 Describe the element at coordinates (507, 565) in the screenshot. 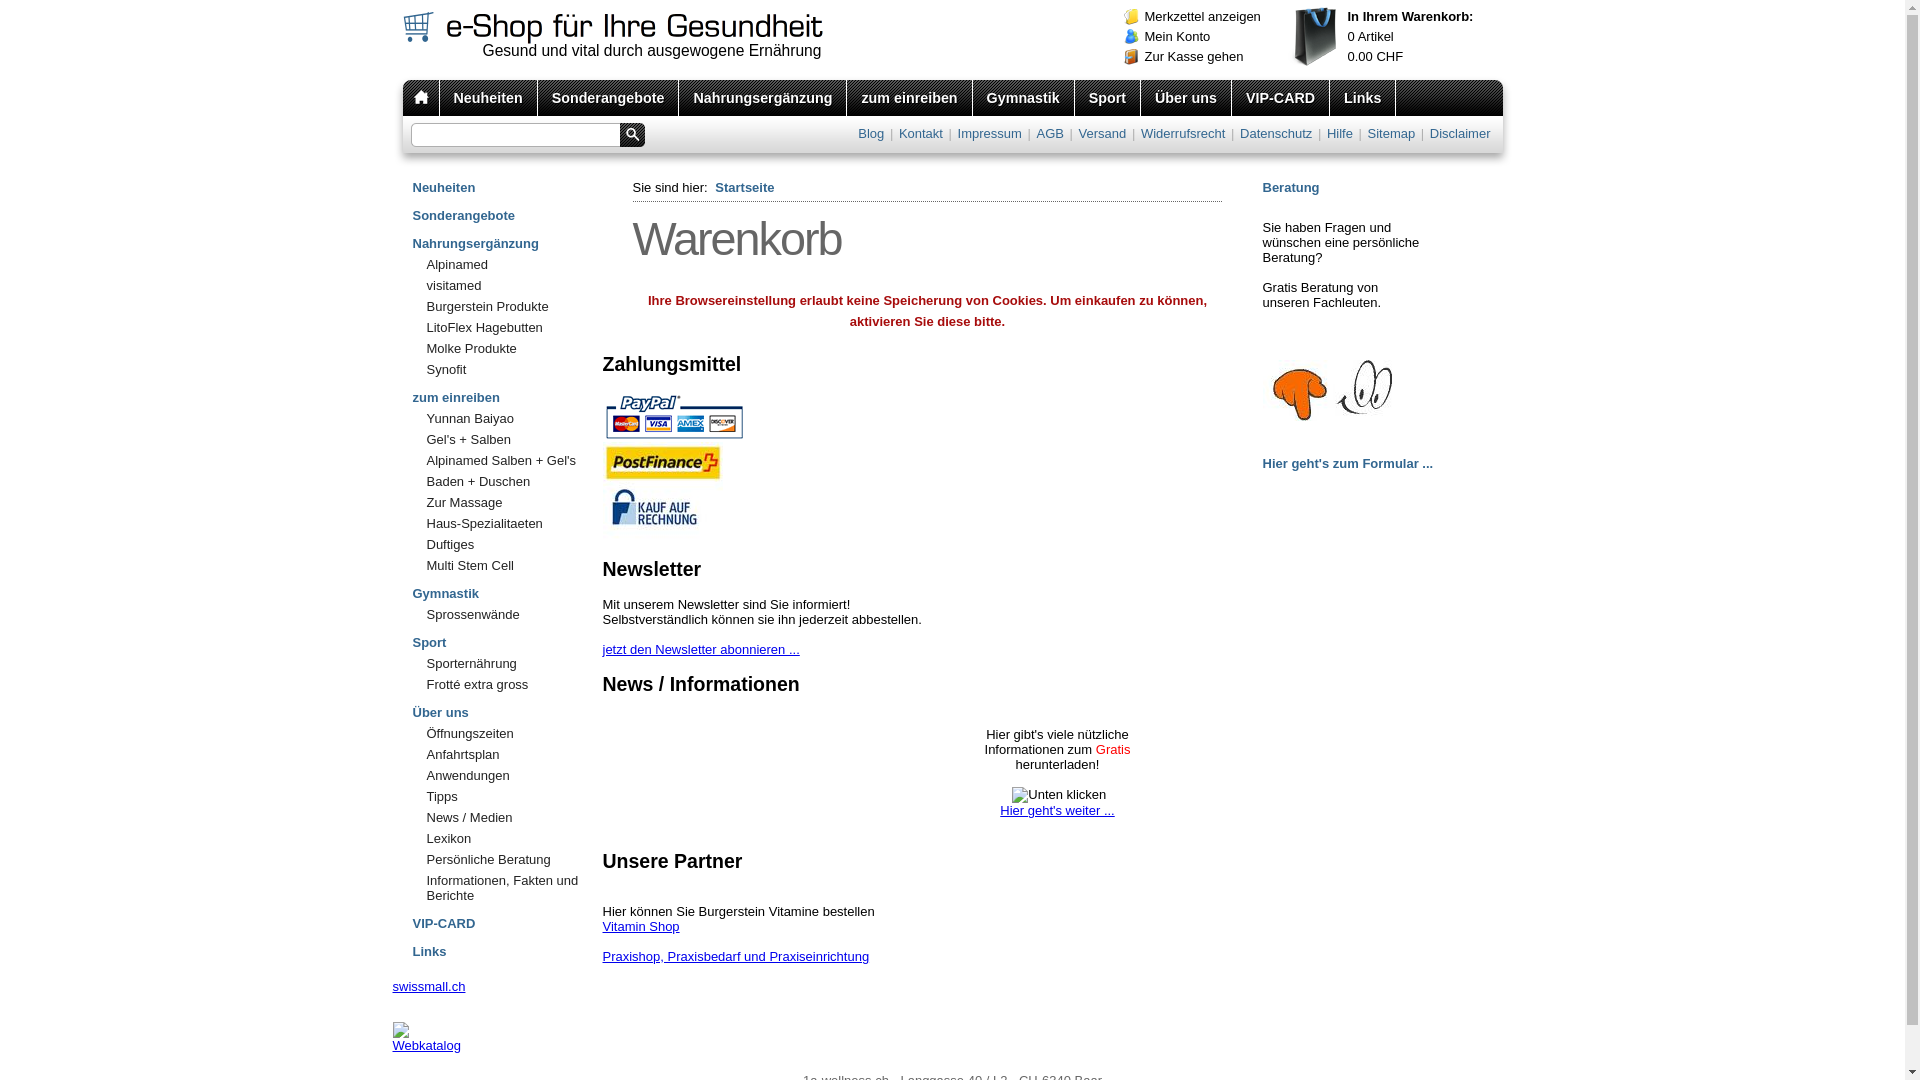

I see `'Multi Stem Cell'` at that location.